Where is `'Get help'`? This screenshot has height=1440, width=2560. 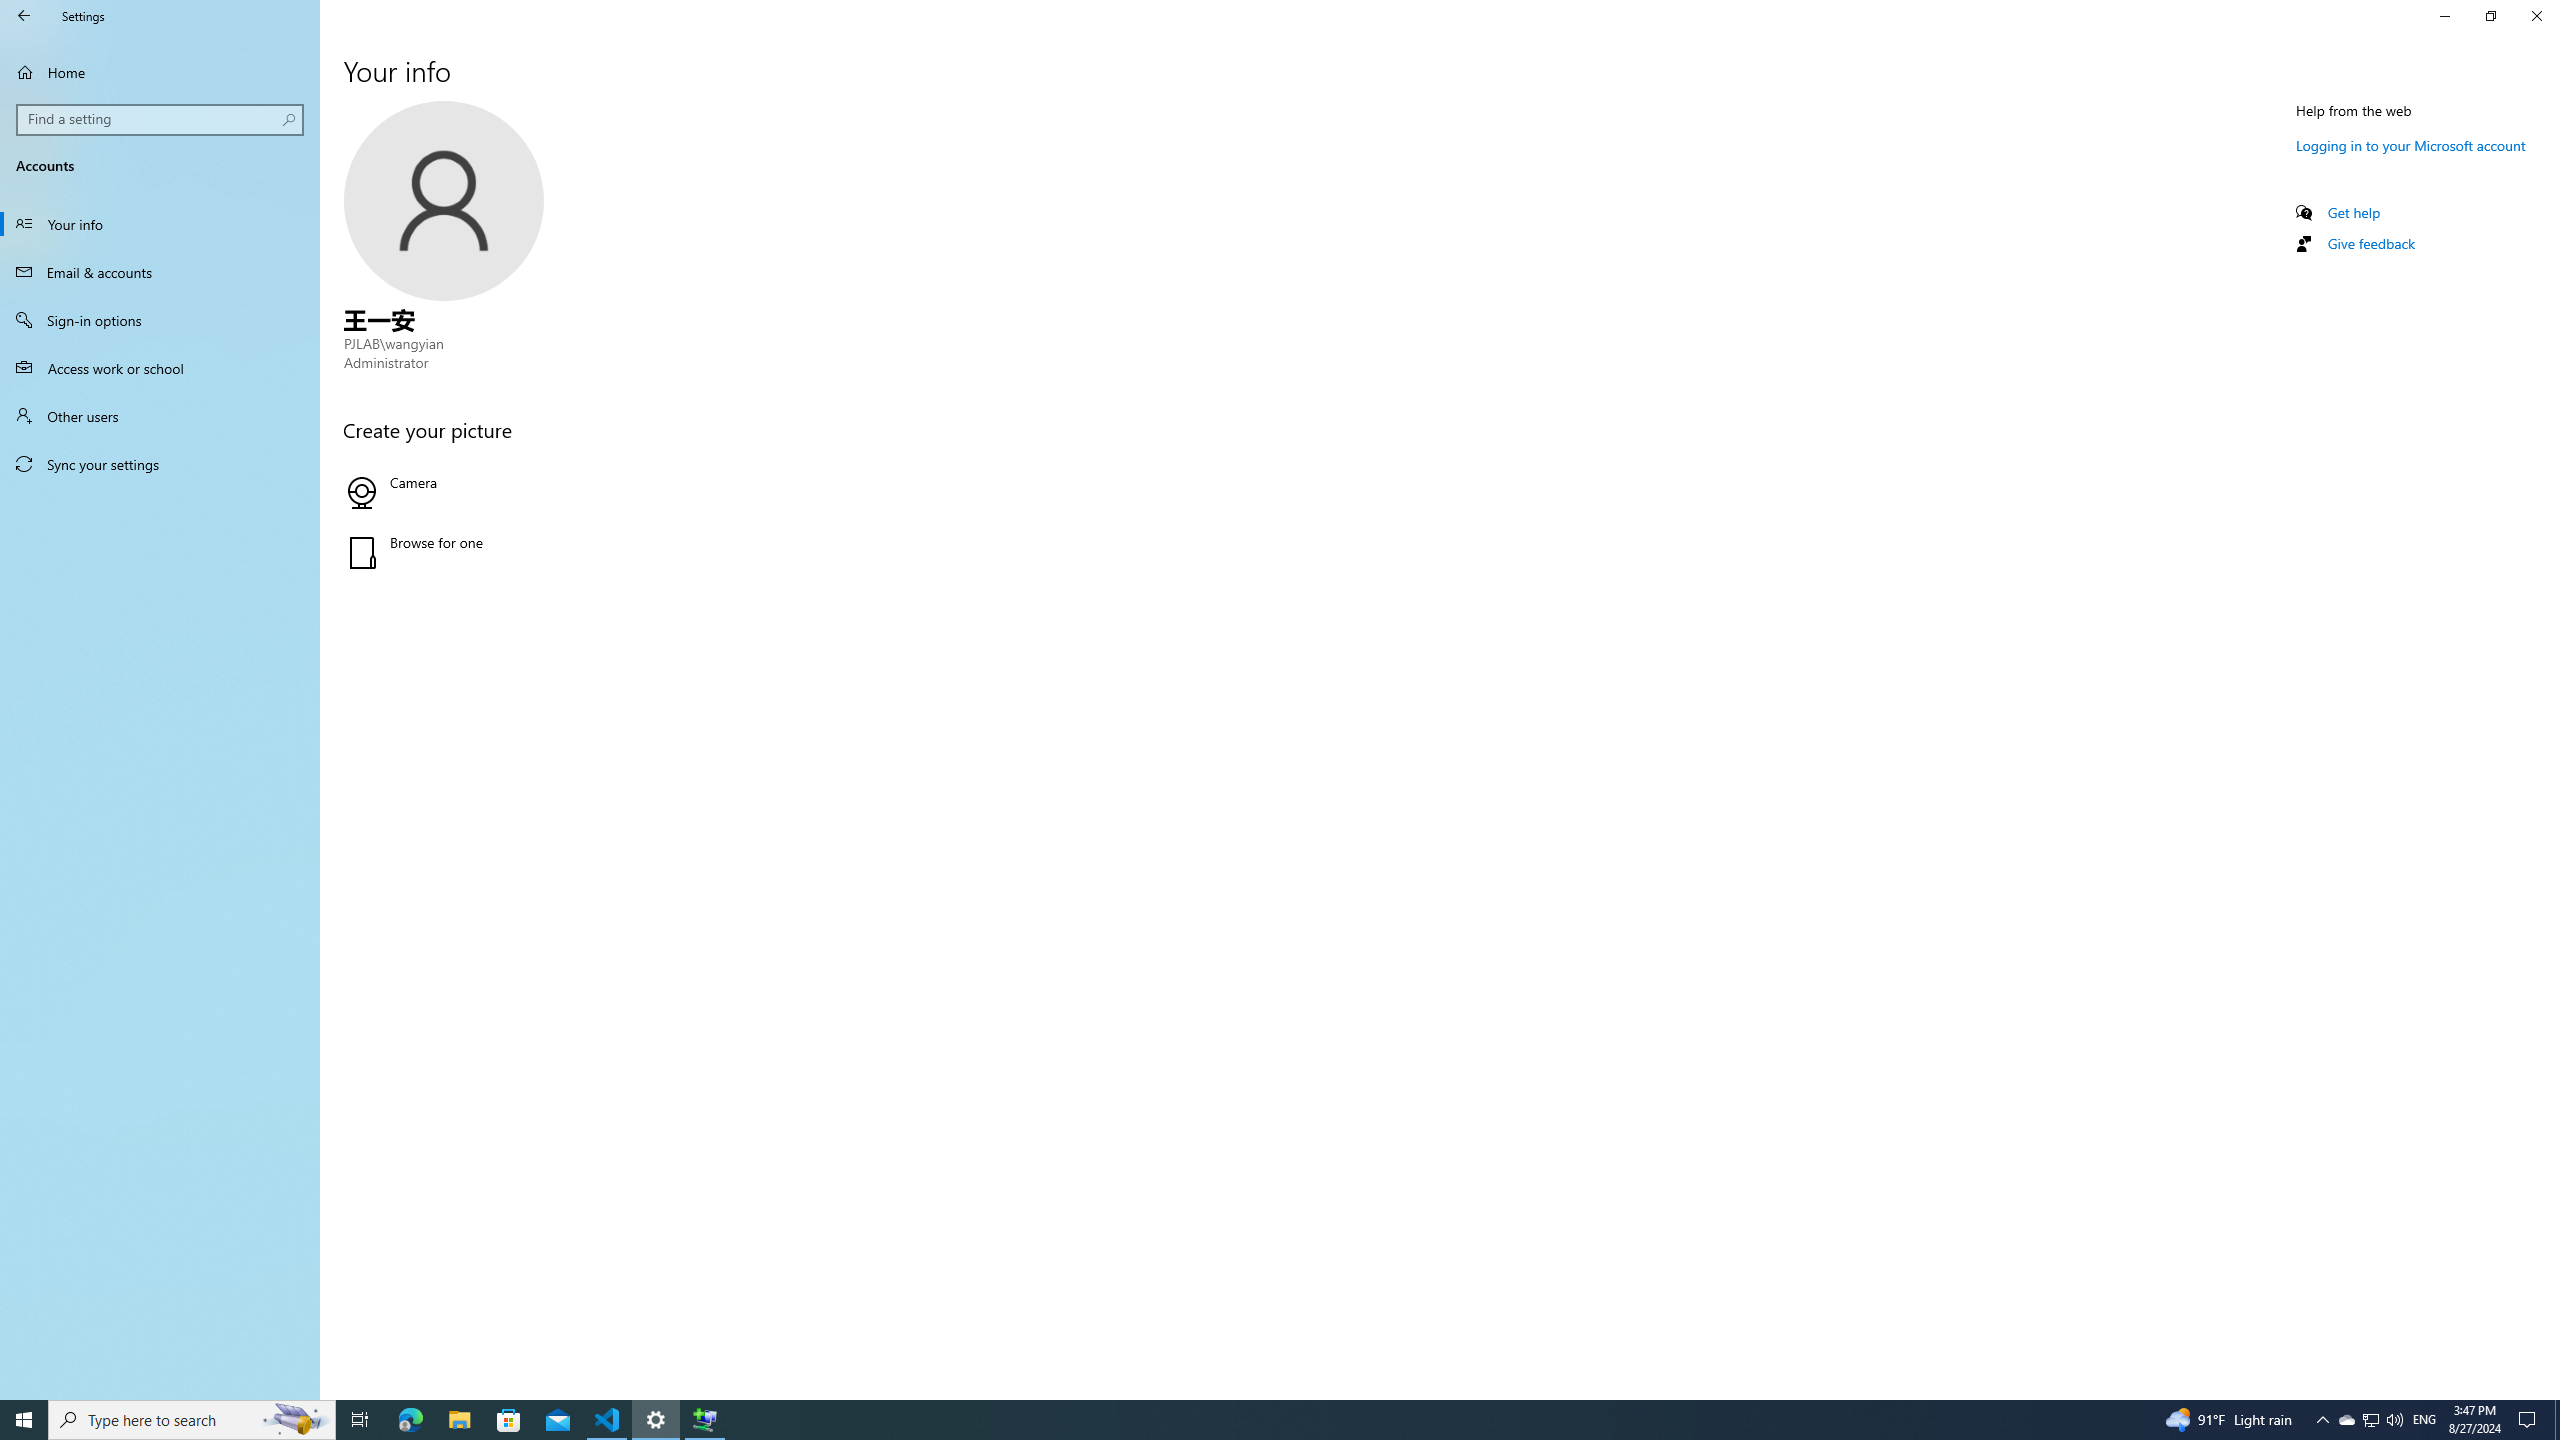
'Get help' is located at coordinates (2352, 211).